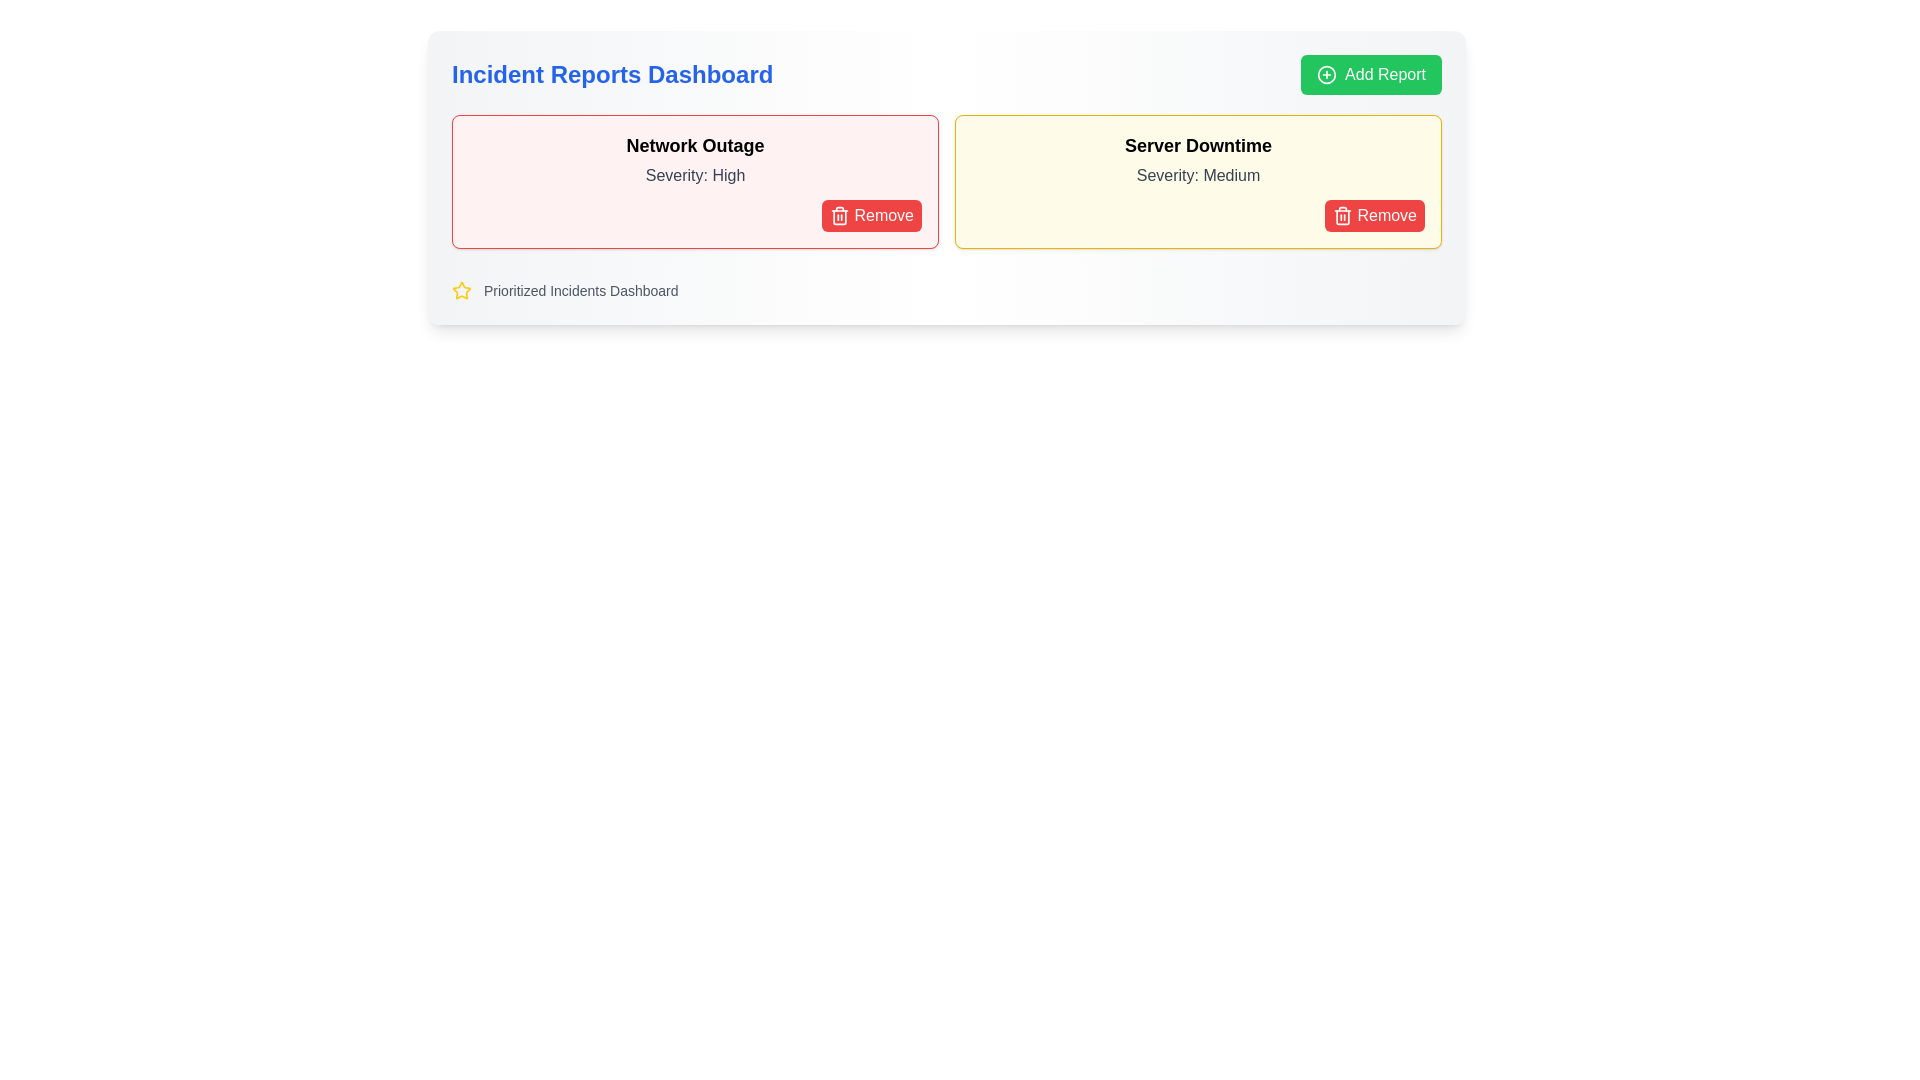 The image size is (1920, 1080). I want to click on the star icon with a yellow outline located to the left of the 'Prioritized Incidents Dashboard' text, so click(460, 290).